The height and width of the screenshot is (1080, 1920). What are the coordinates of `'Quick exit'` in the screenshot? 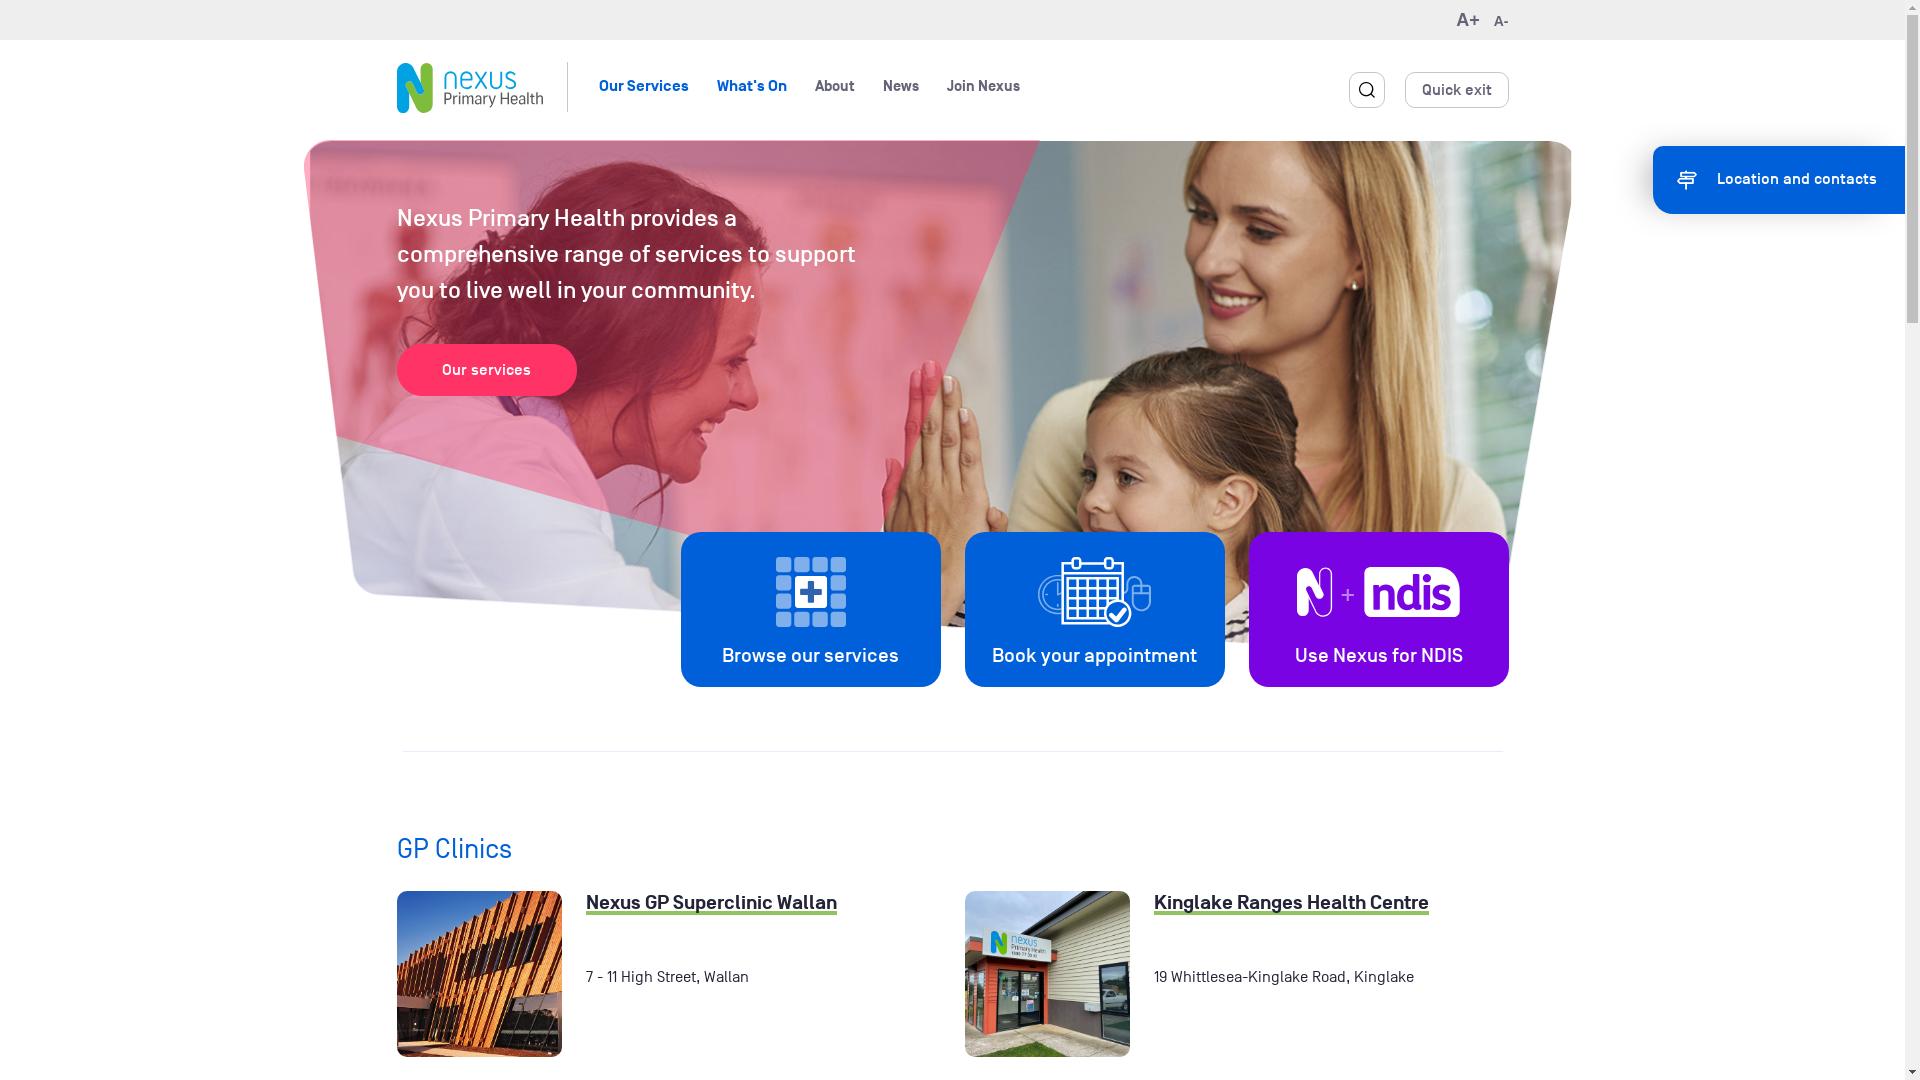 It's located at (1402, 88).